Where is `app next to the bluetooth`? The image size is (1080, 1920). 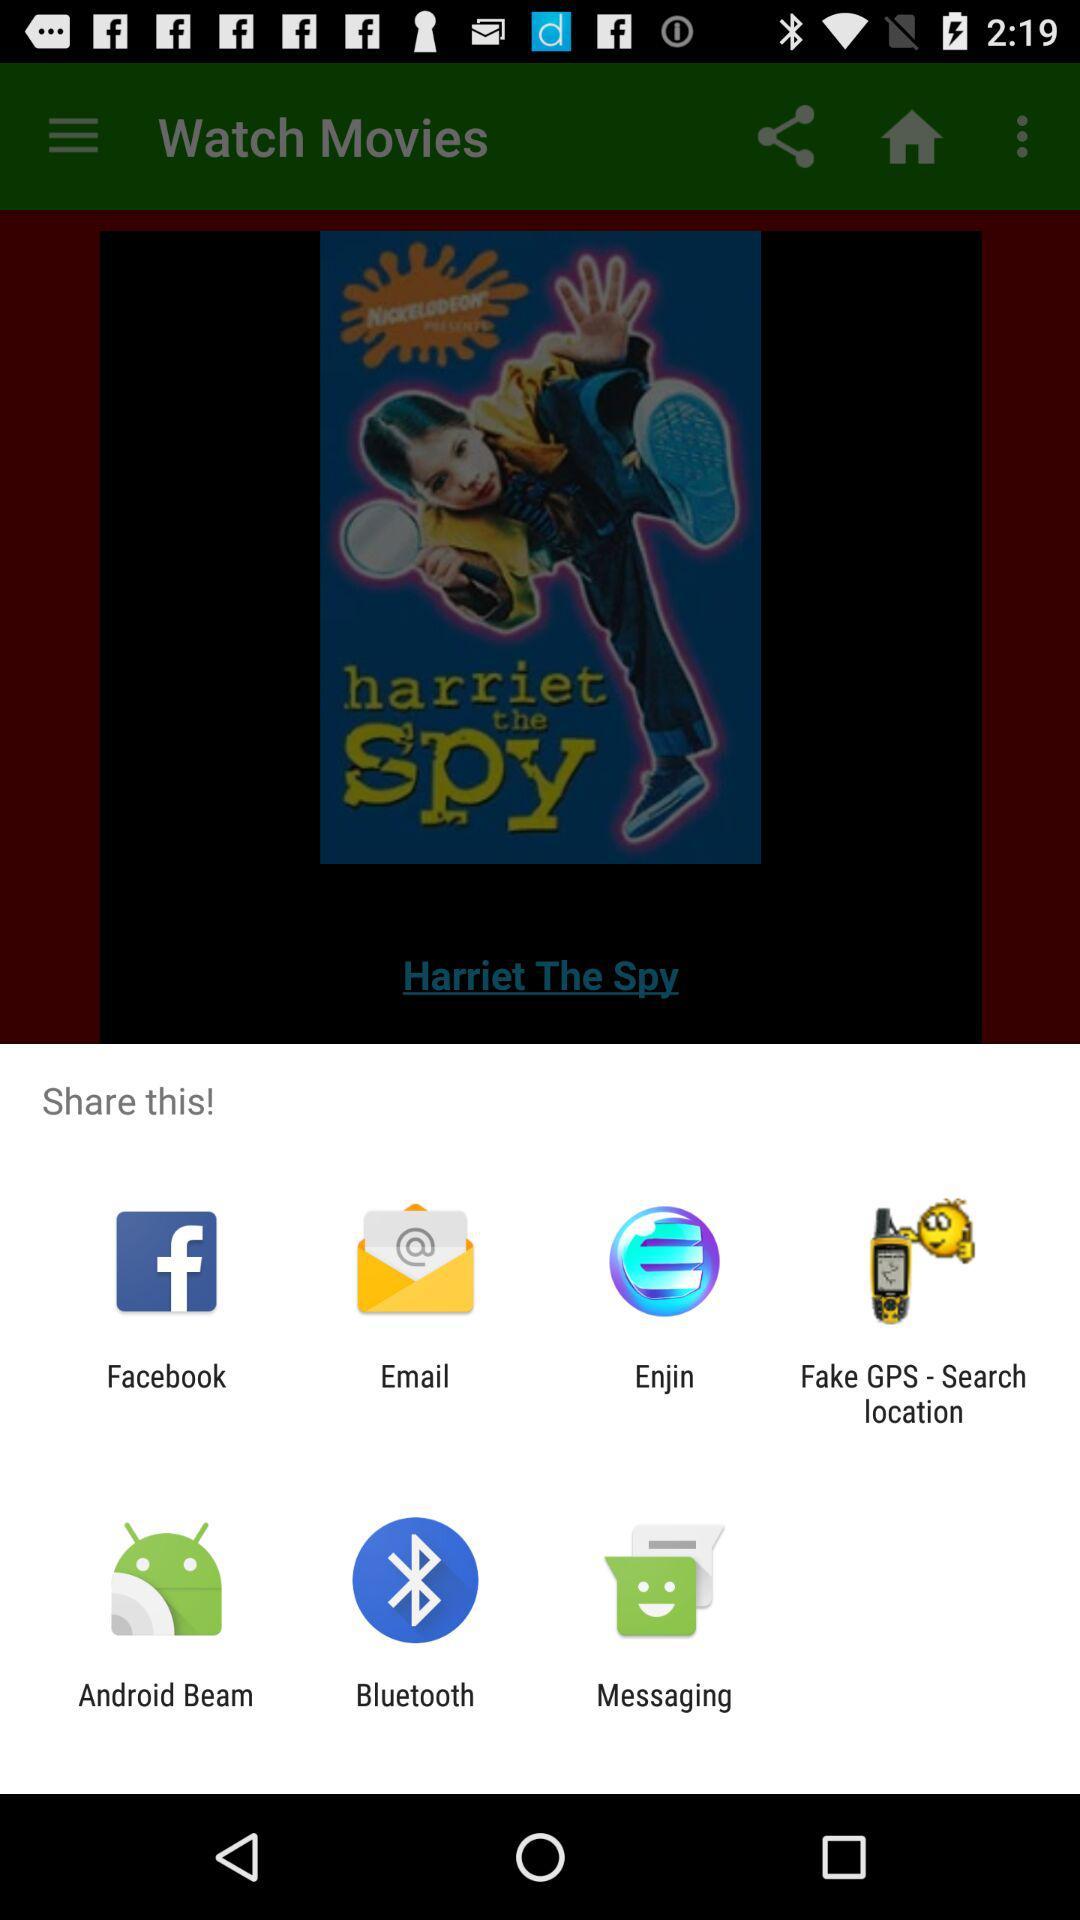 app next to the bluetooth is located at coordinates (664, 1711).